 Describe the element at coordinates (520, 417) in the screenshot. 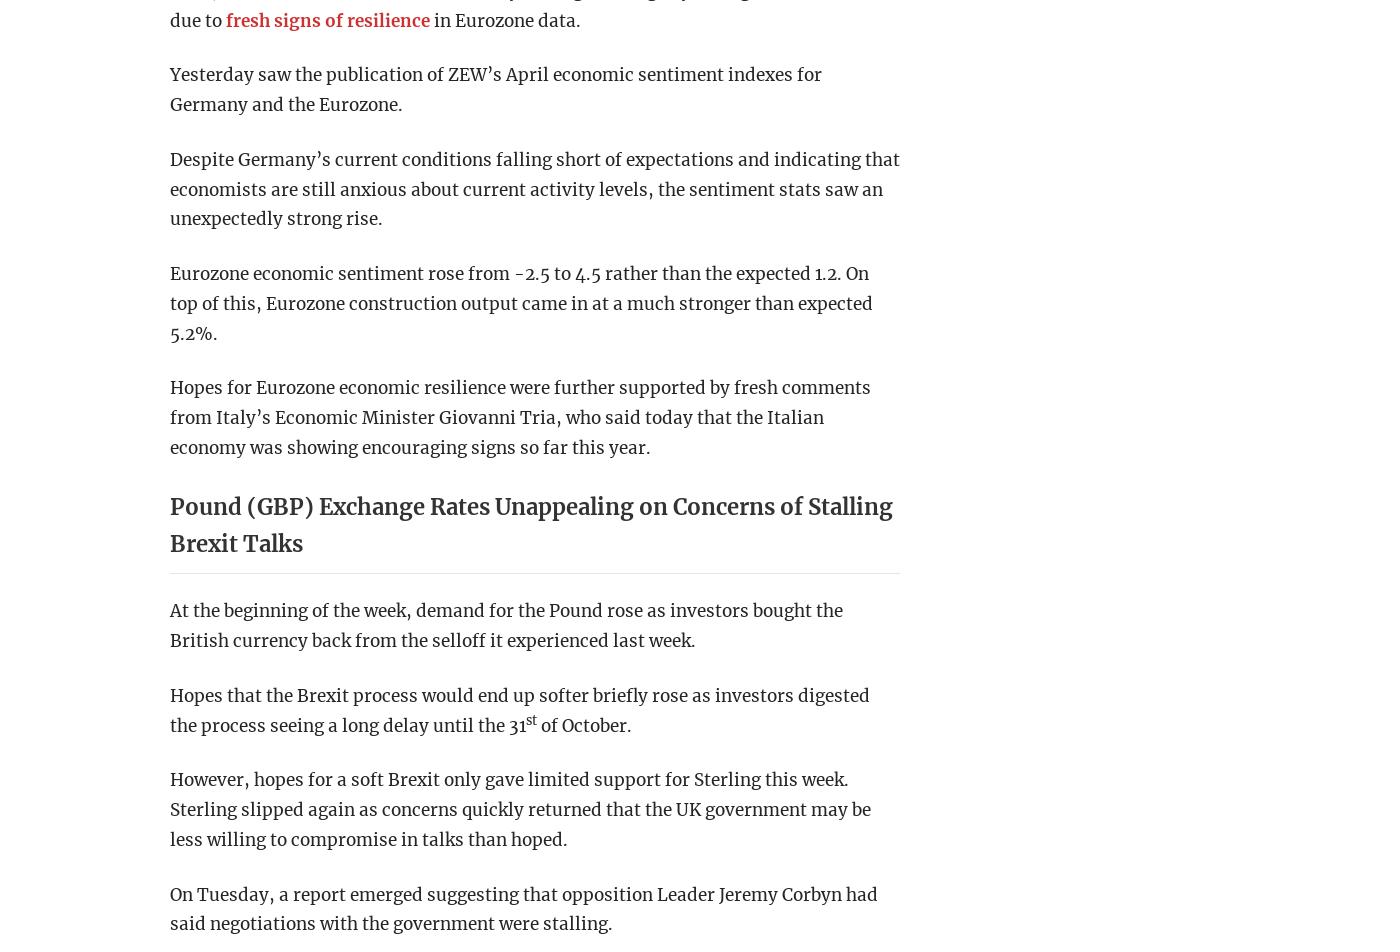

I see `'Hopes for Eurozone economic resilience were further supported by fresh comments from Italy’s Economic Minister Giovanni Tria, who said today that the Italian economy was showing encouraging signs so far this year.'` at that location.